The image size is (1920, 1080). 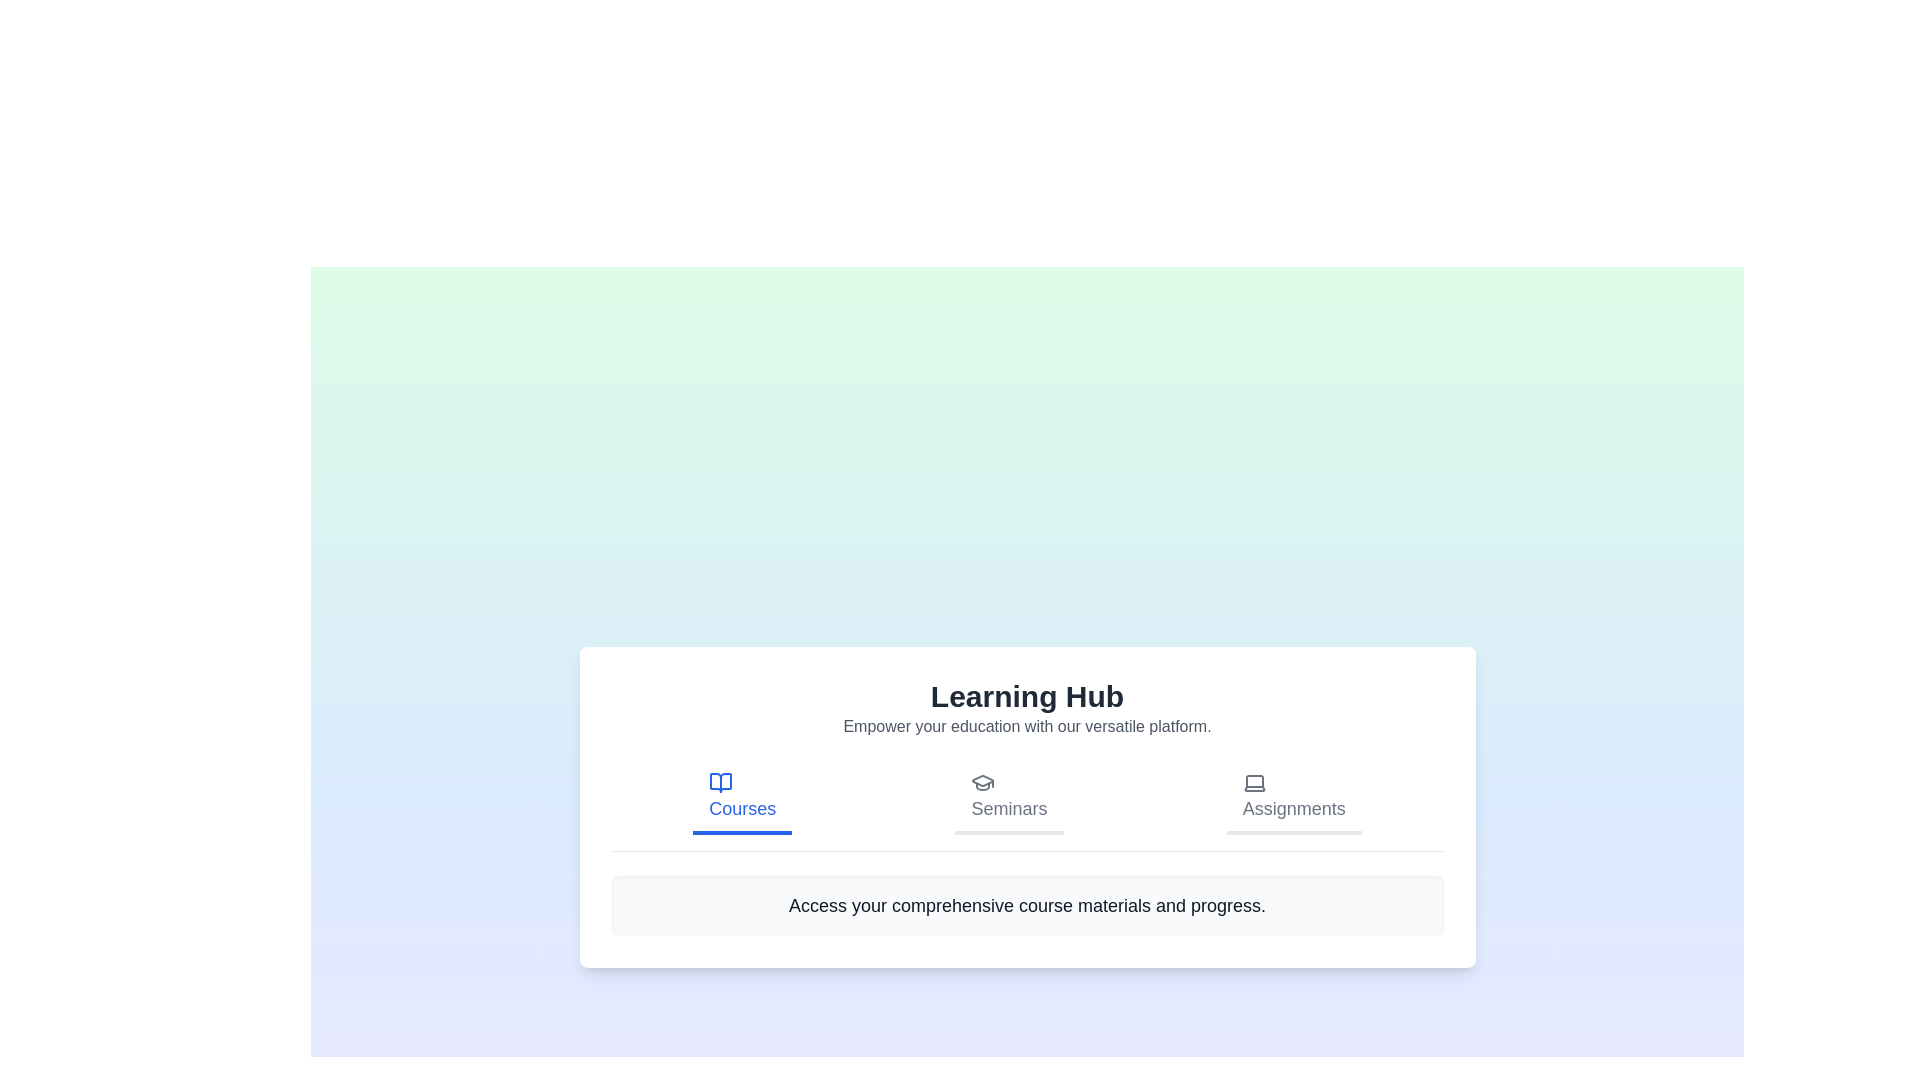 I want to click on the 'Assignments' button in the navigation bar, so click(x=1294, y=797).